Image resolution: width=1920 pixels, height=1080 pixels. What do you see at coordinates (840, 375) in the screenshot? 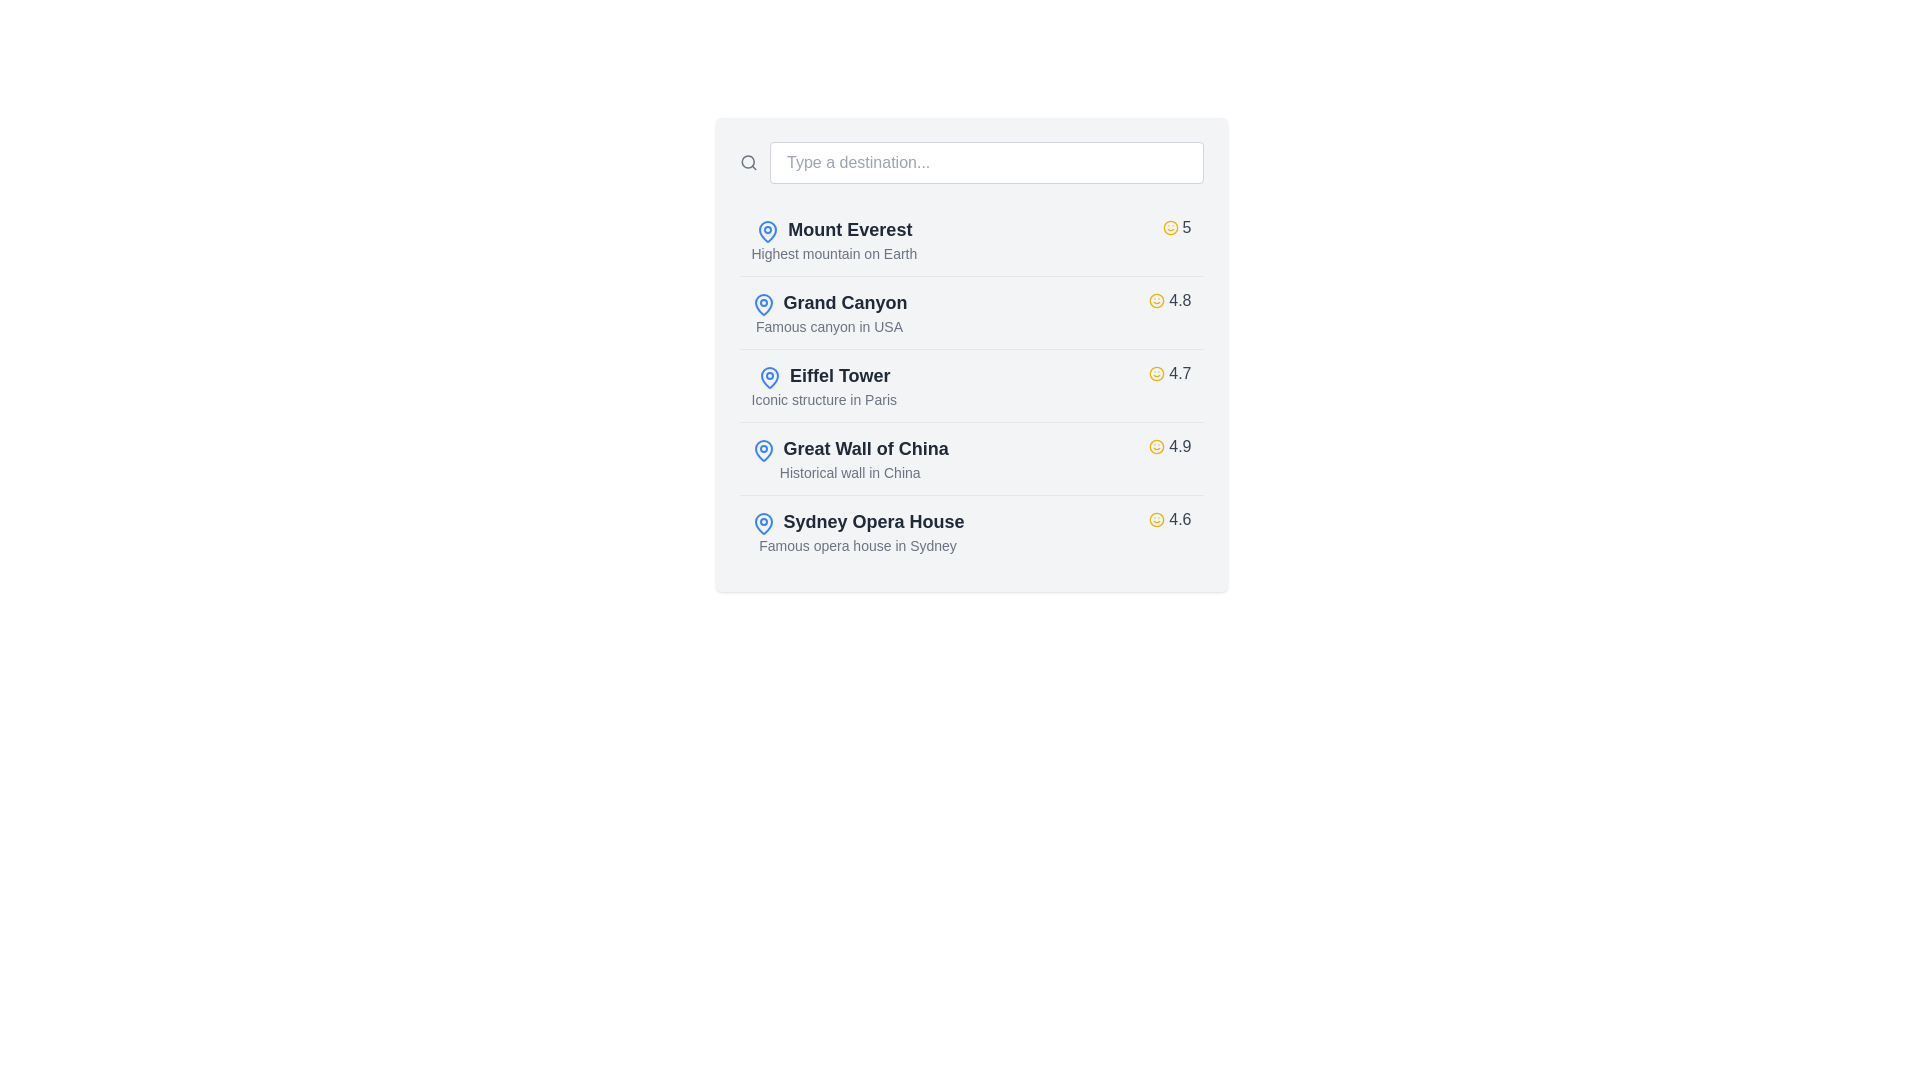
I see `text label for the destination 'Eiffel Tower', which is the second line of text in a vertically-oriented list of destinations, positioned below an icon and above its description` at bounding box center [840, 375].